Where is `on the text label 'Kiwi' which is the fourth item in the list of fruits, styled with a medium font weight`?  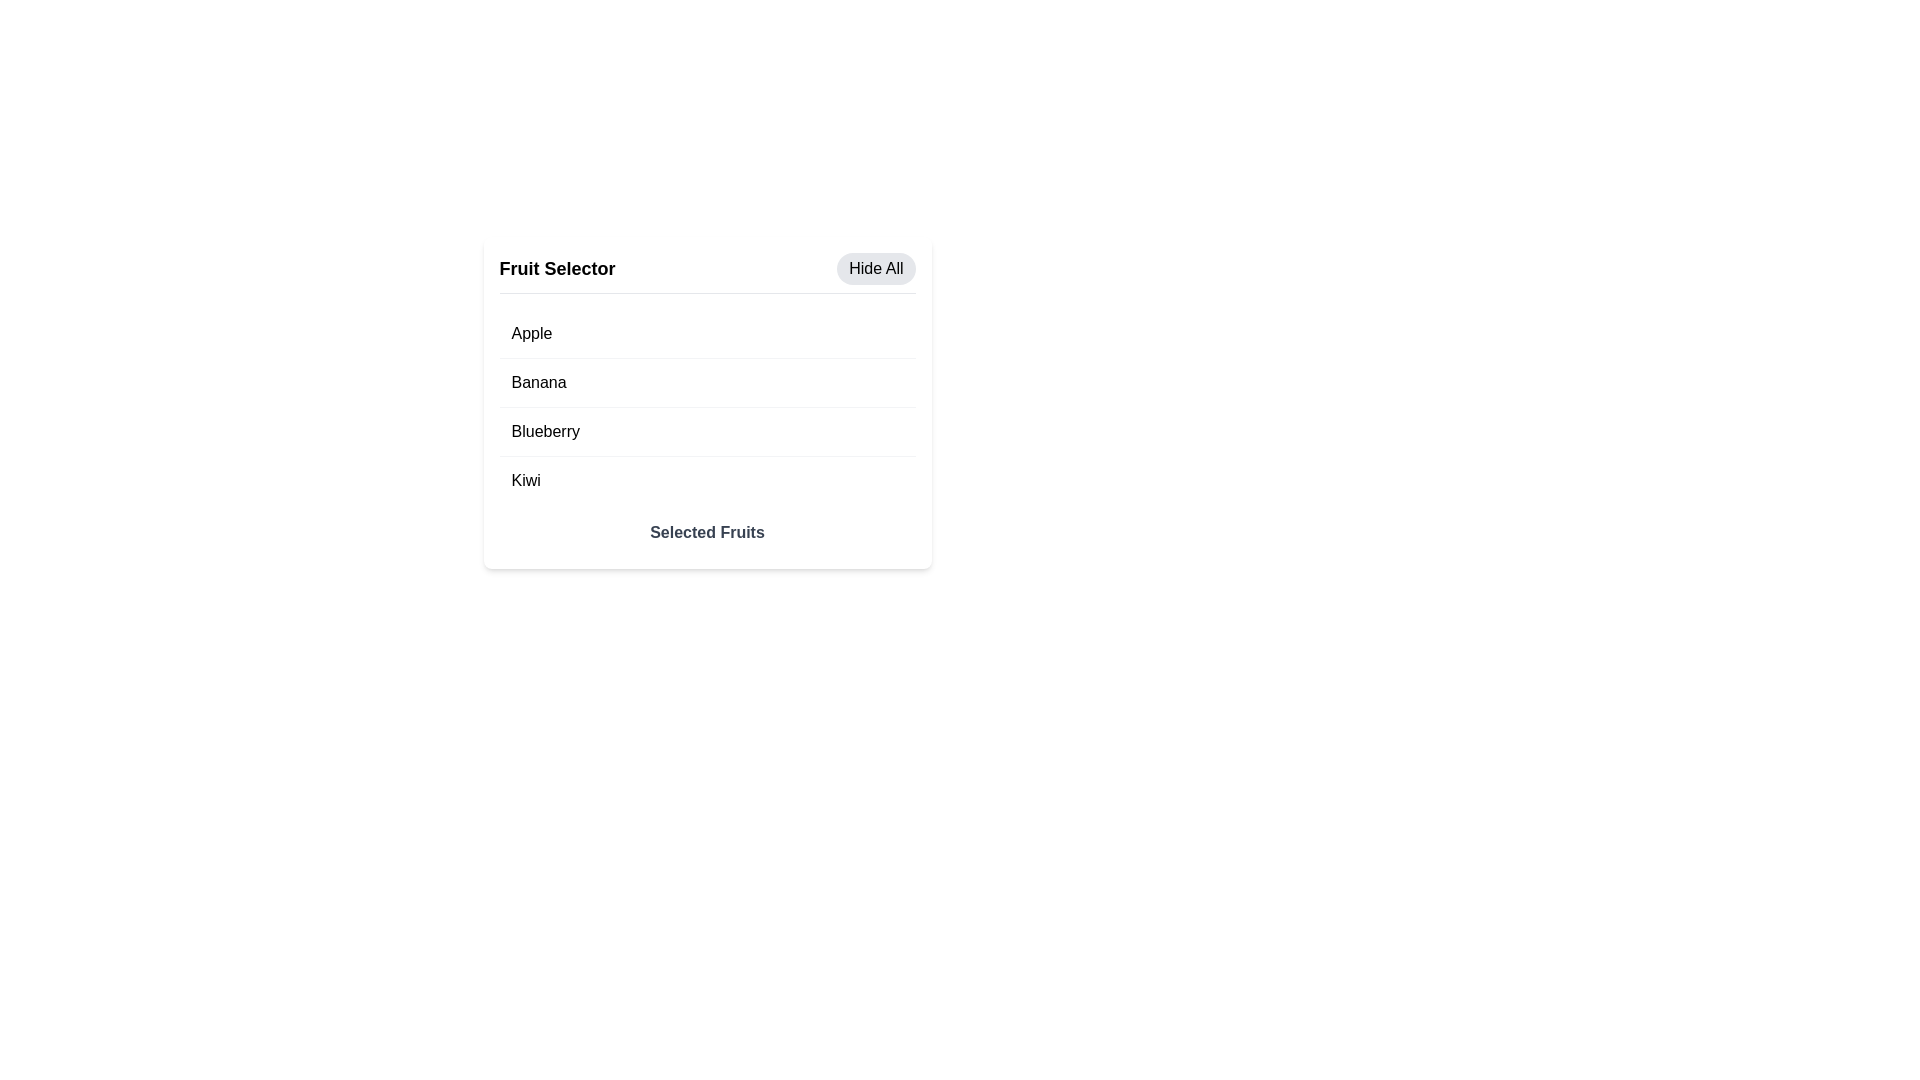 on the text label 'Kiwi' which is the fourth item in the list of fruits, styled with a medium font weight is located at coordinates (526, 481).